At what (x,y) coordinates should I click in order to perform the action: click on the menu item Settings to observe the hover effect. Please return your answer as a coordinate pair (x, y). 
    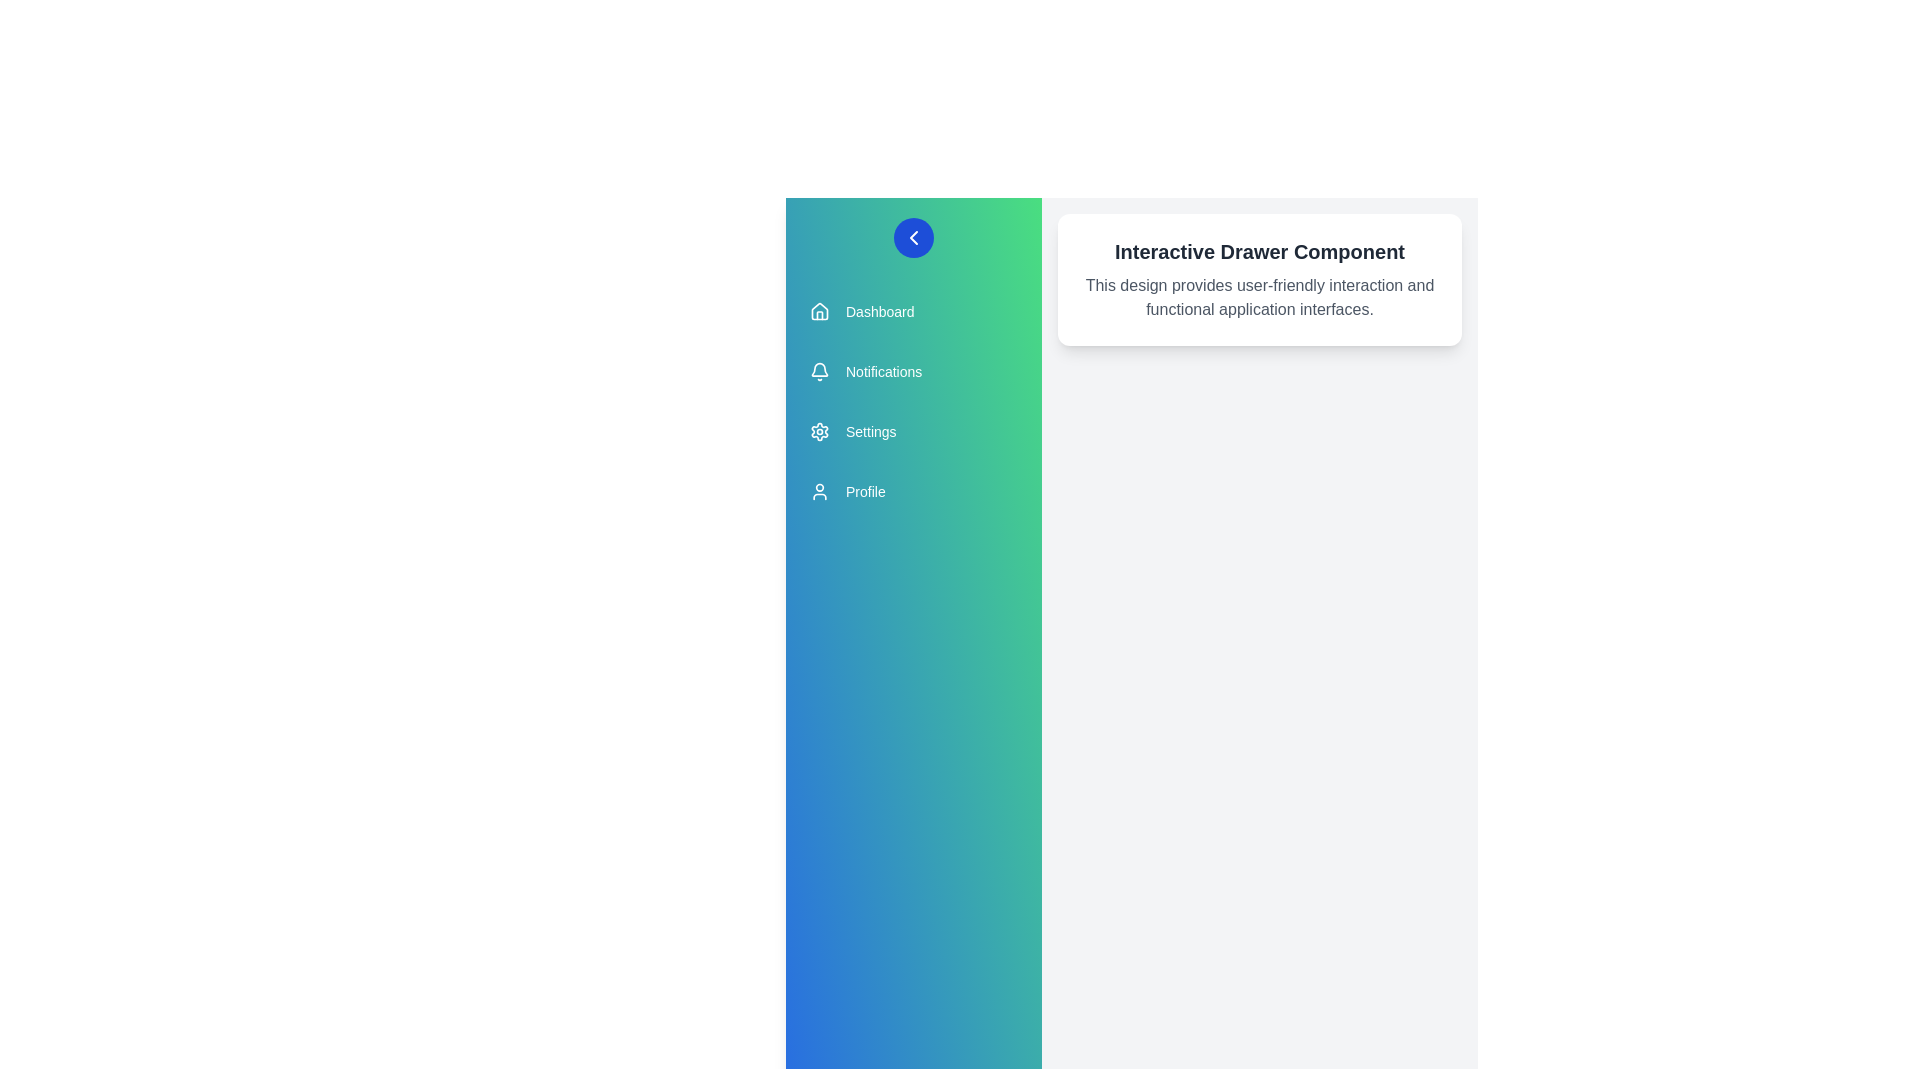
    Looking at the image, I should click on (912, 431).